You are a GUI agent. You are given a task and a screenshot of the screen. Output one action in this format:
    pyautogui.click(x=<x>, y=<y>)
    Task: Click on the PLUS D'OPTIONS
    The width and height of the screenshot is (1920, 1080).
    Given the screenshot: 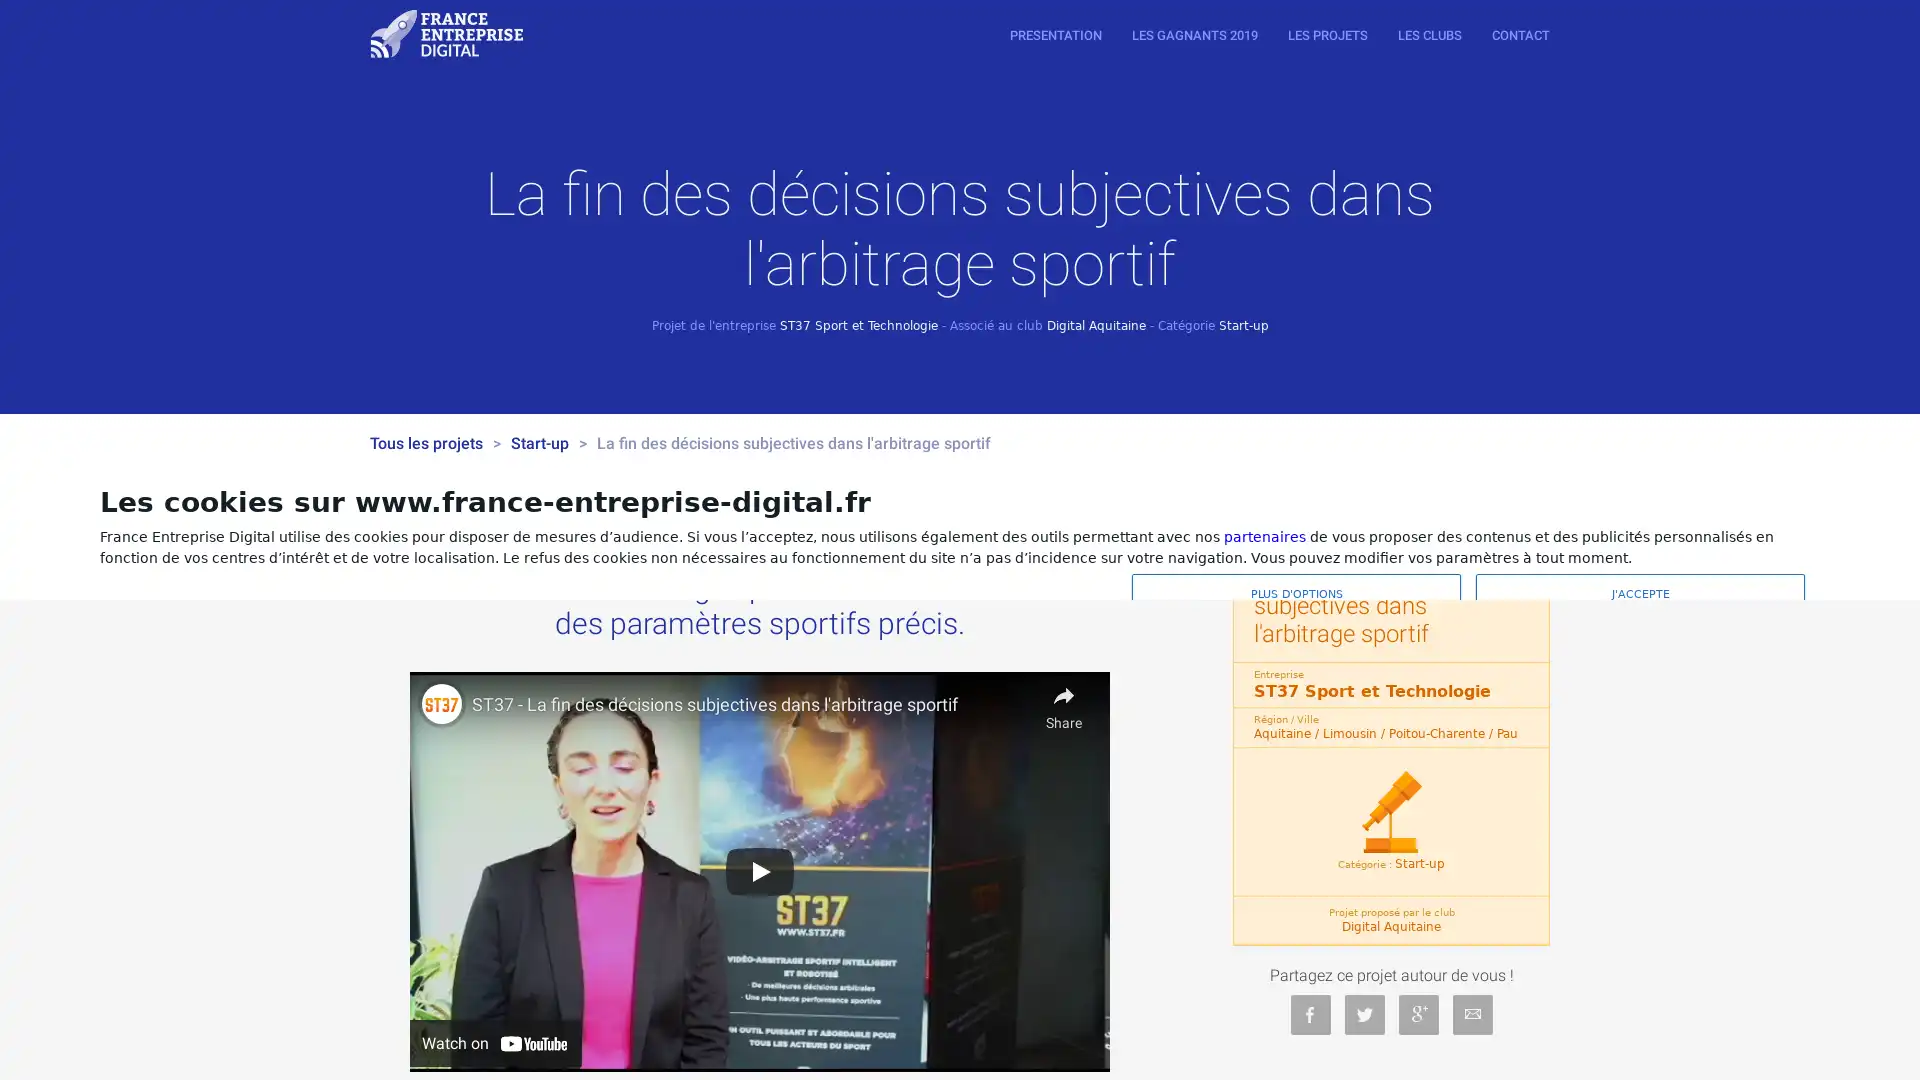 What is the action you would take?
    pyautogui.click(x=1296, y=593)
    